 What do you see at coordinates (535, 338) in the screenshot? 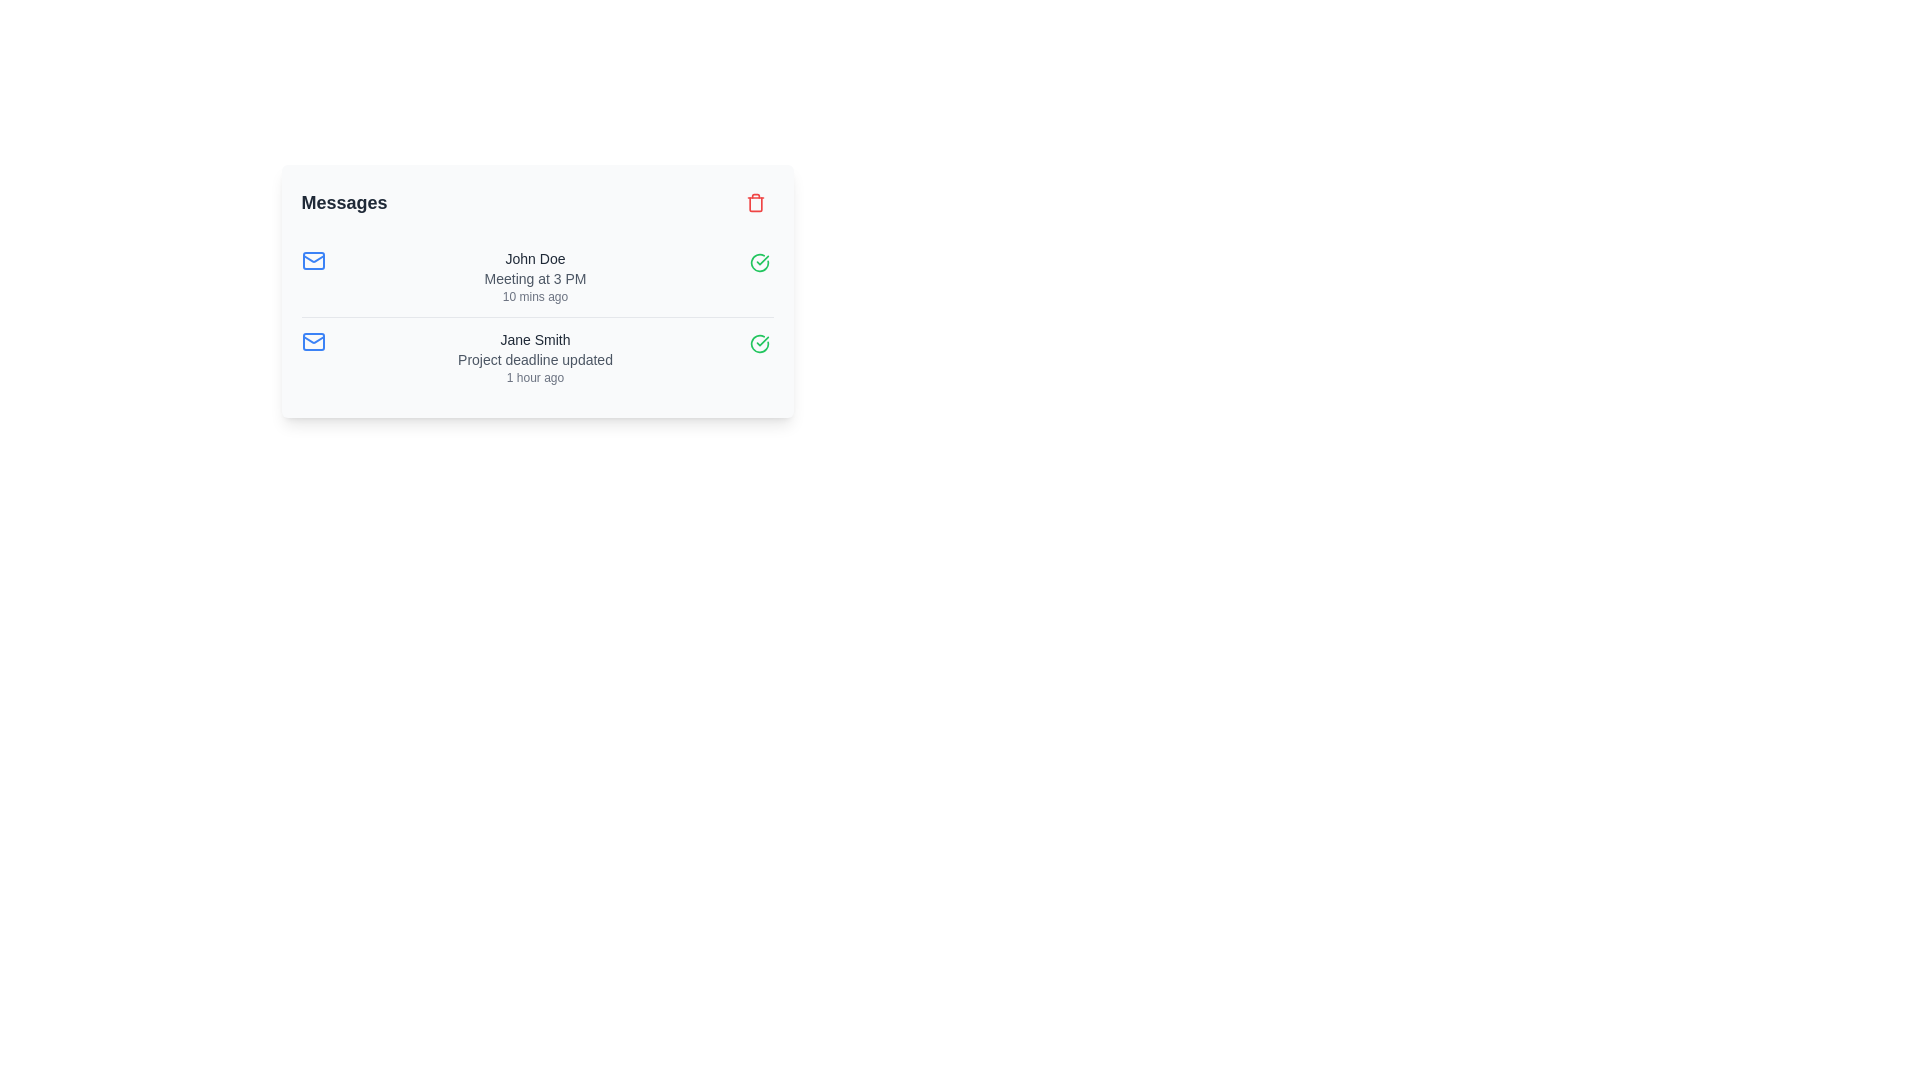
I see `static text label displaying 'Jane Smith' which is styled in a medium-sized dark gray font and is part of the user information section` at bounding box center [535, 338].